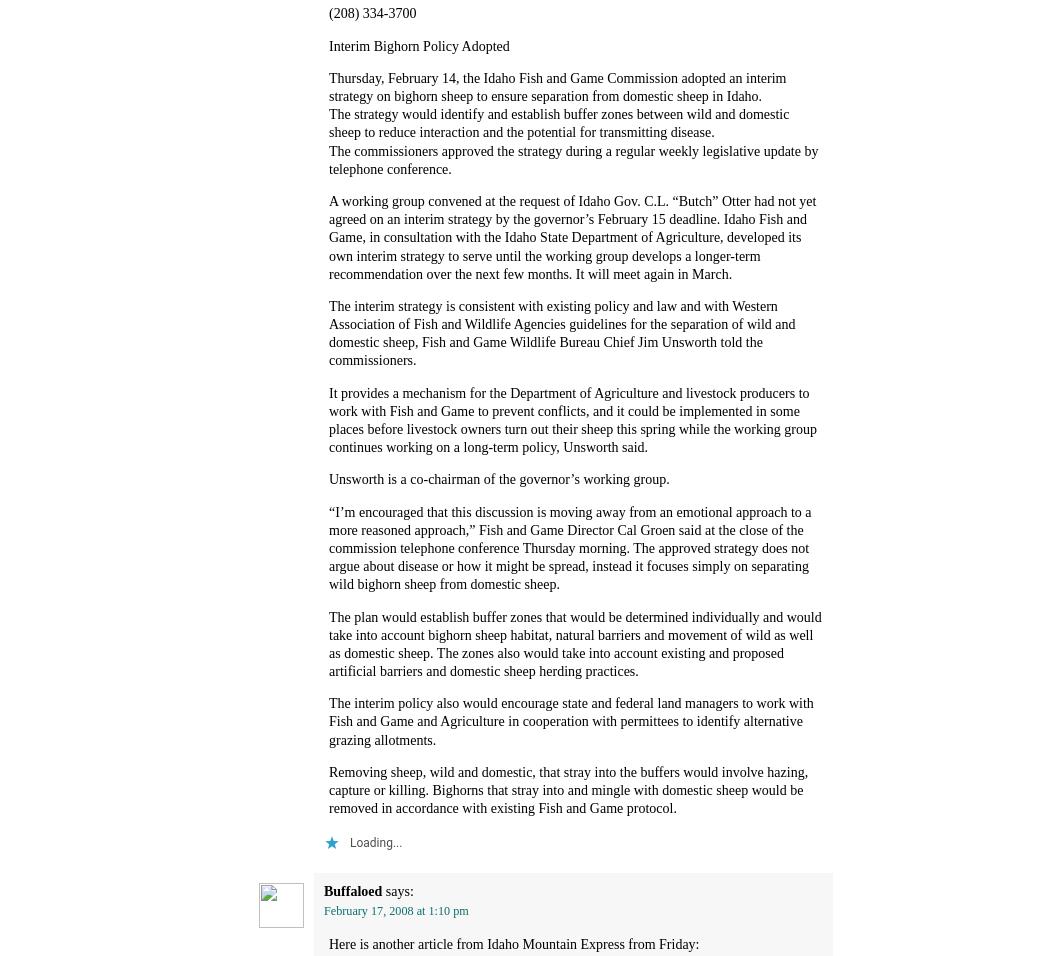  Describe the element at coordinates (417, 44) in the screenshot. I see `'Interim Bighorn Policy Adopted'` at that location.